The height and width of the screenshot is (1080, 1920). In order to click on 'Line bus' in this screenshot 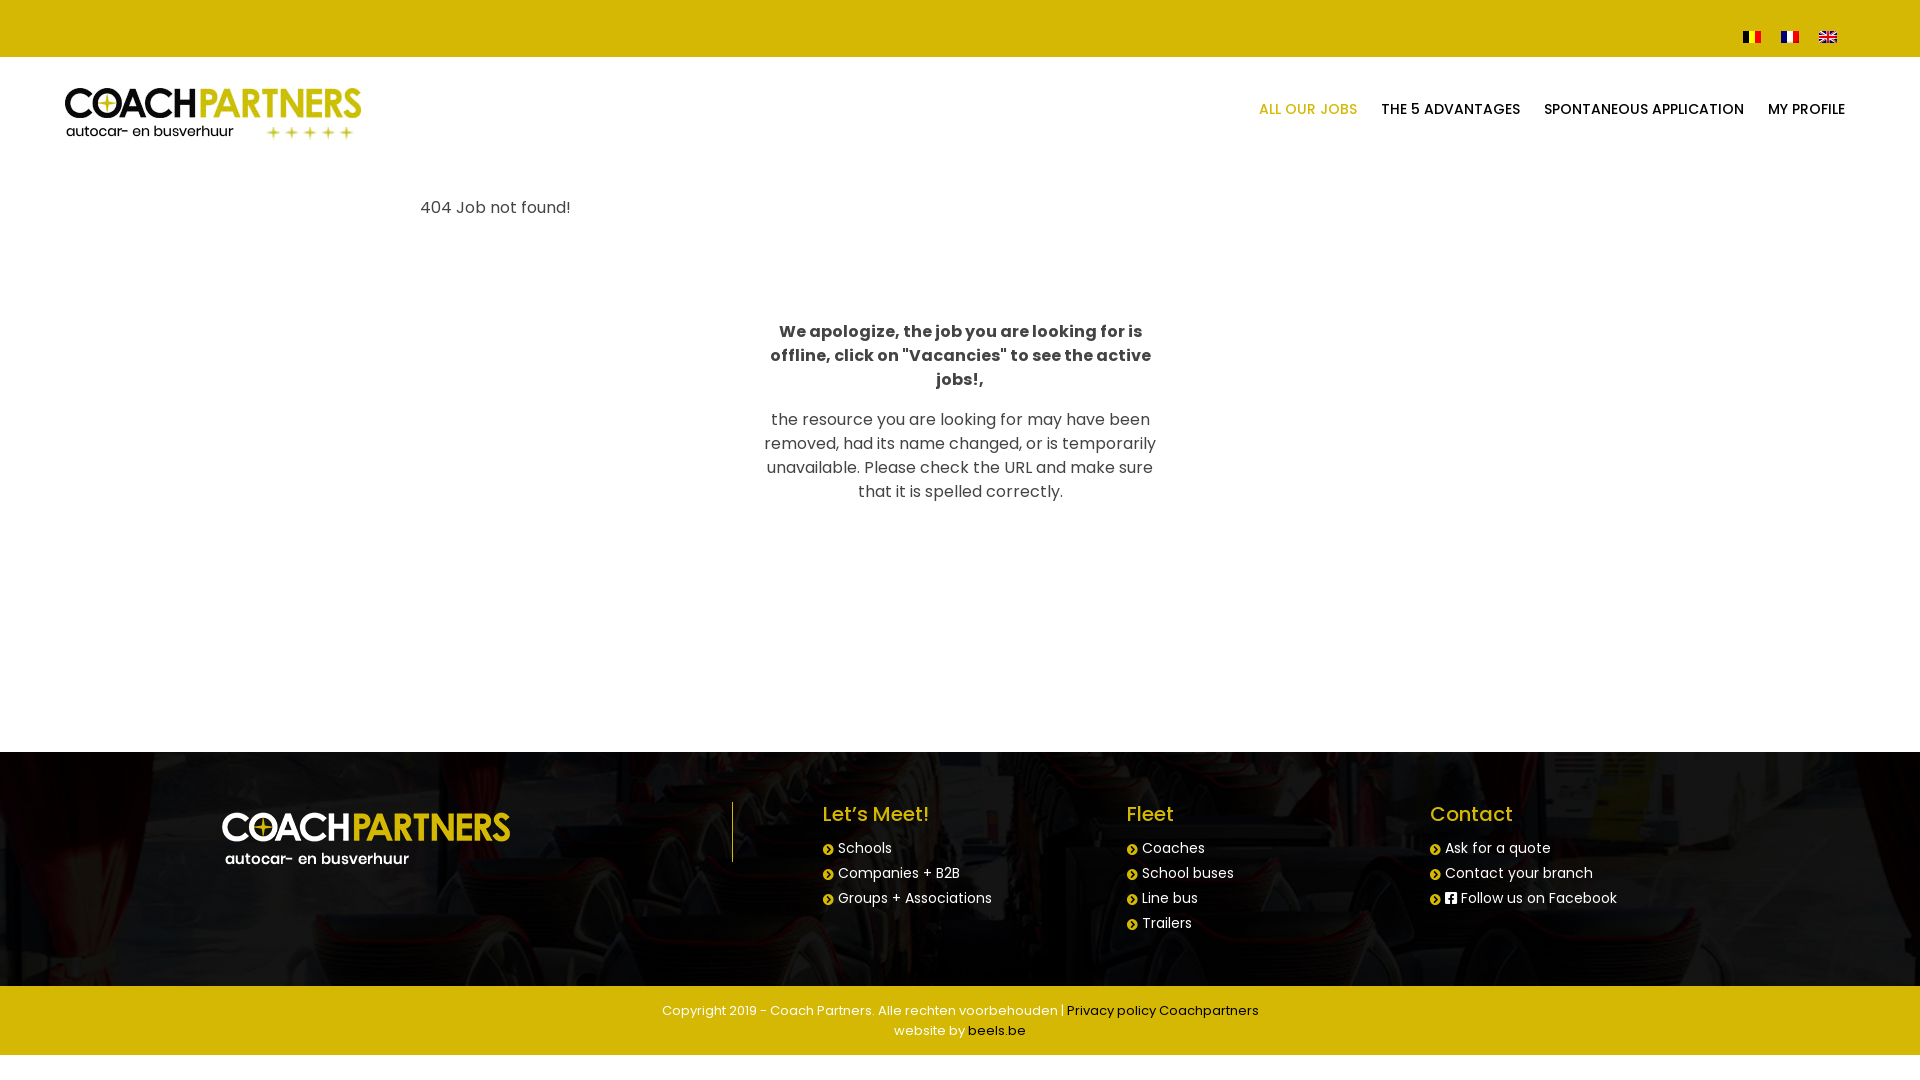, I will do `click(1142, 897)`.